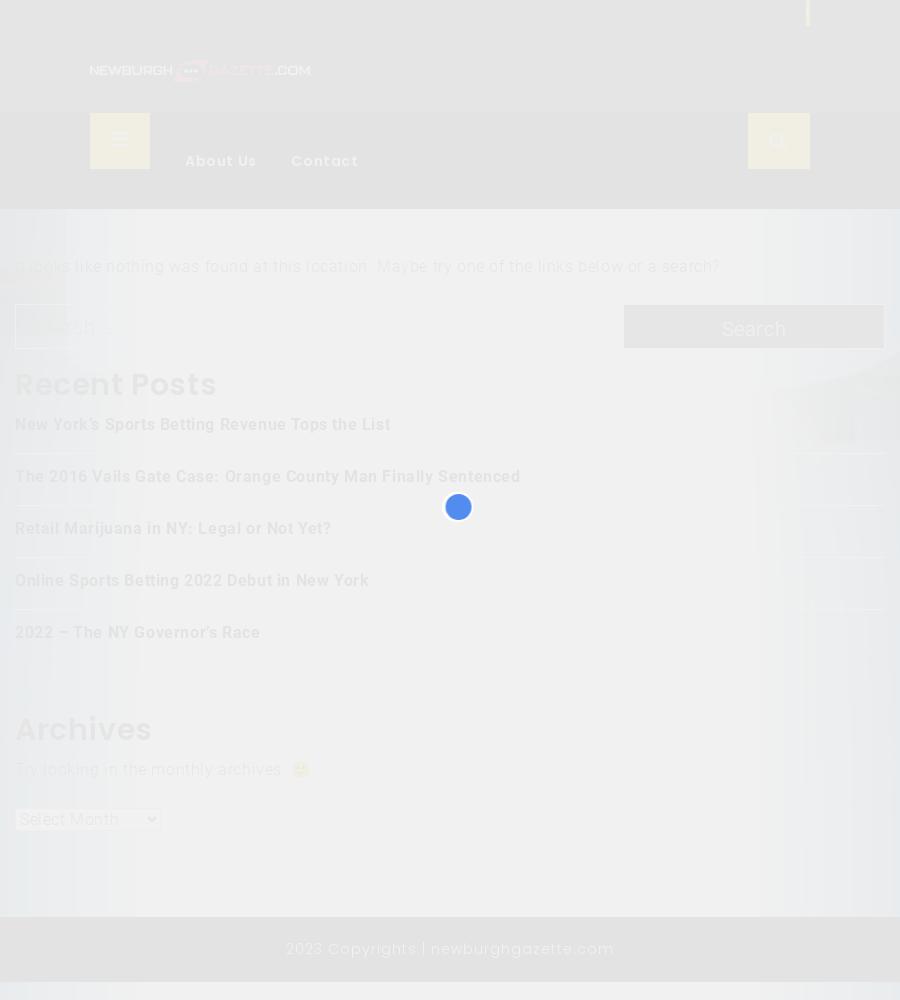 Image resolution: width=900 pixels, height=1000 pixels. Describe the element at coordinates (358, 948) in the screenshot. I see `'2023 Copyrights |'` at that location.